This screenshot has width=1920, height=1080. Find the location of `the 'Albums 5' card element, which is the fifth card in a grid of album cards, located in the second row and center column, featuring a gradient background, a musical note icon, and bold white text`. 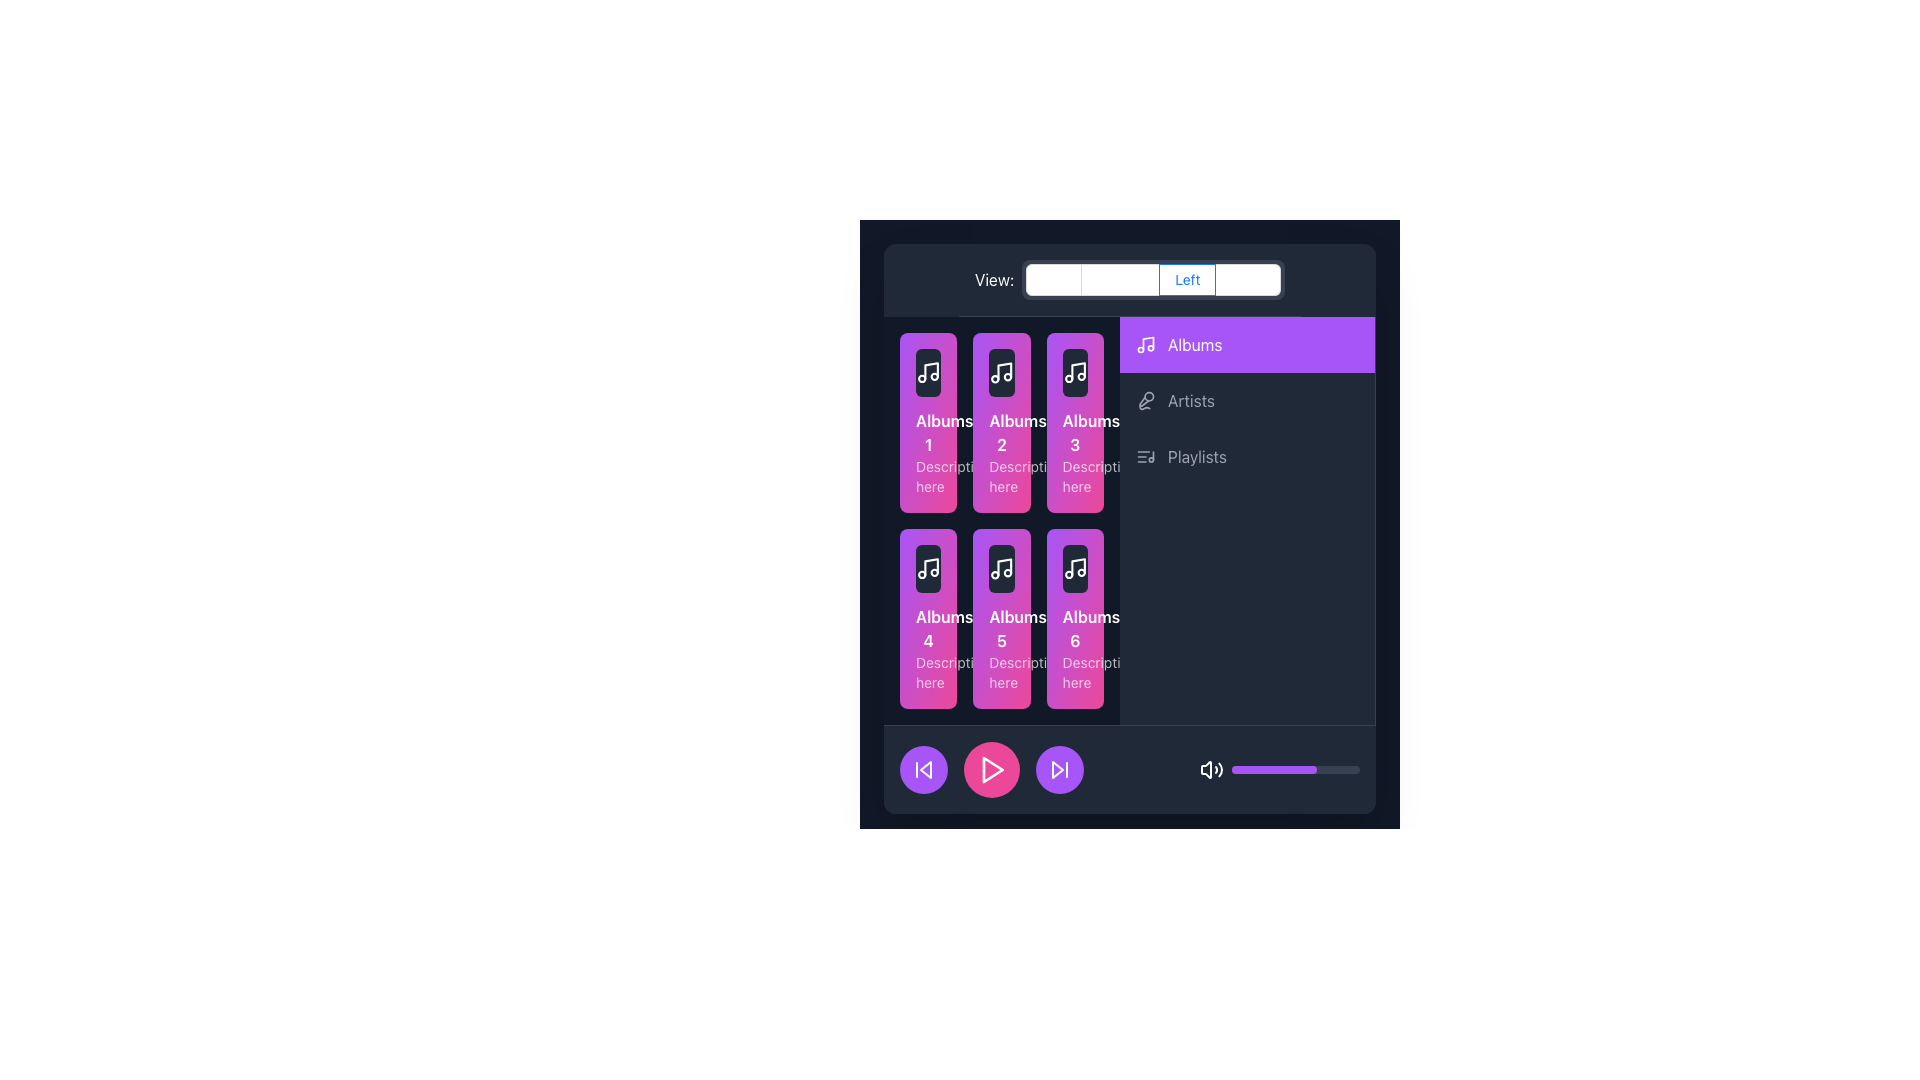

the 'Albums 5' card element, which is the fifth card in a grid of album cards, located in the second row and center column, featuring a gradient background, a musical note icon, and bold white text is located at coordinates (1002, 617).